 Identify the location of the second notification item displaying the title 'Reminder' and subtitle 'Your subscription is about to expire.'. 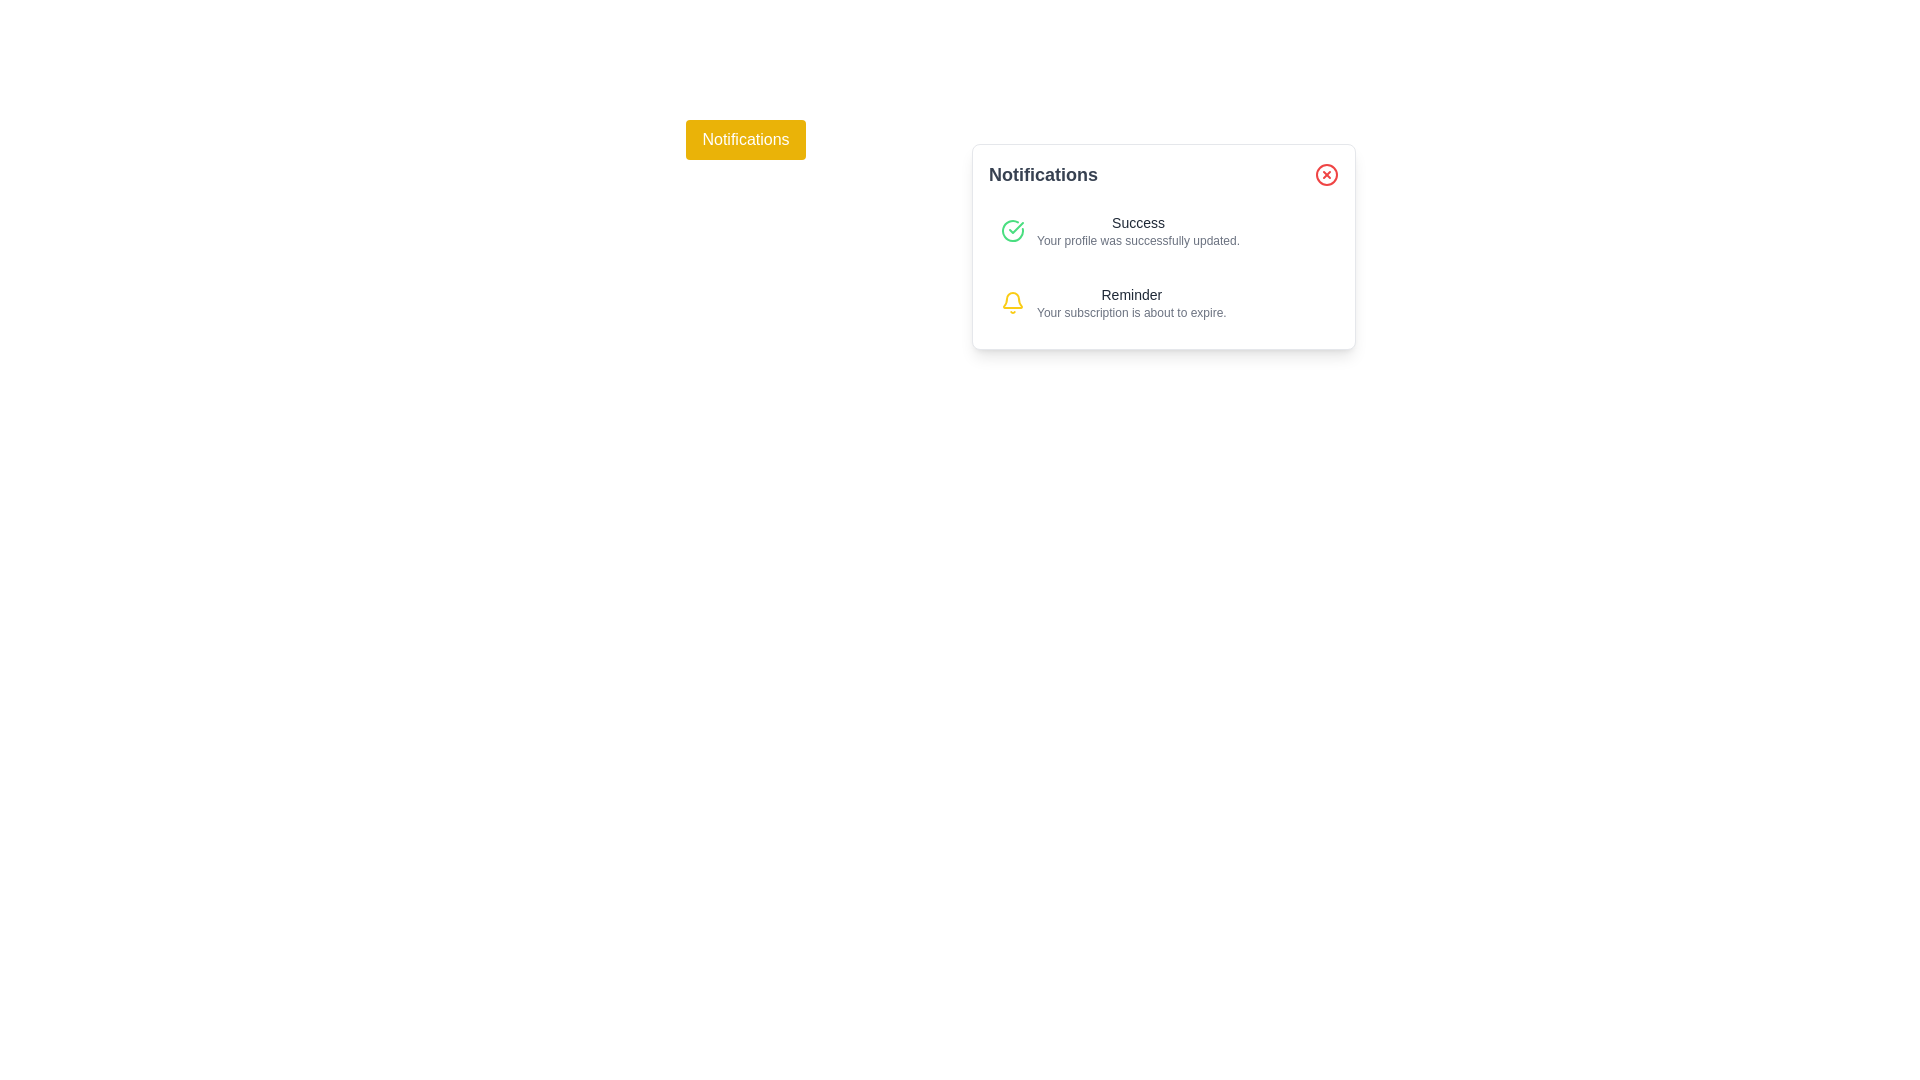
(1163, 303).